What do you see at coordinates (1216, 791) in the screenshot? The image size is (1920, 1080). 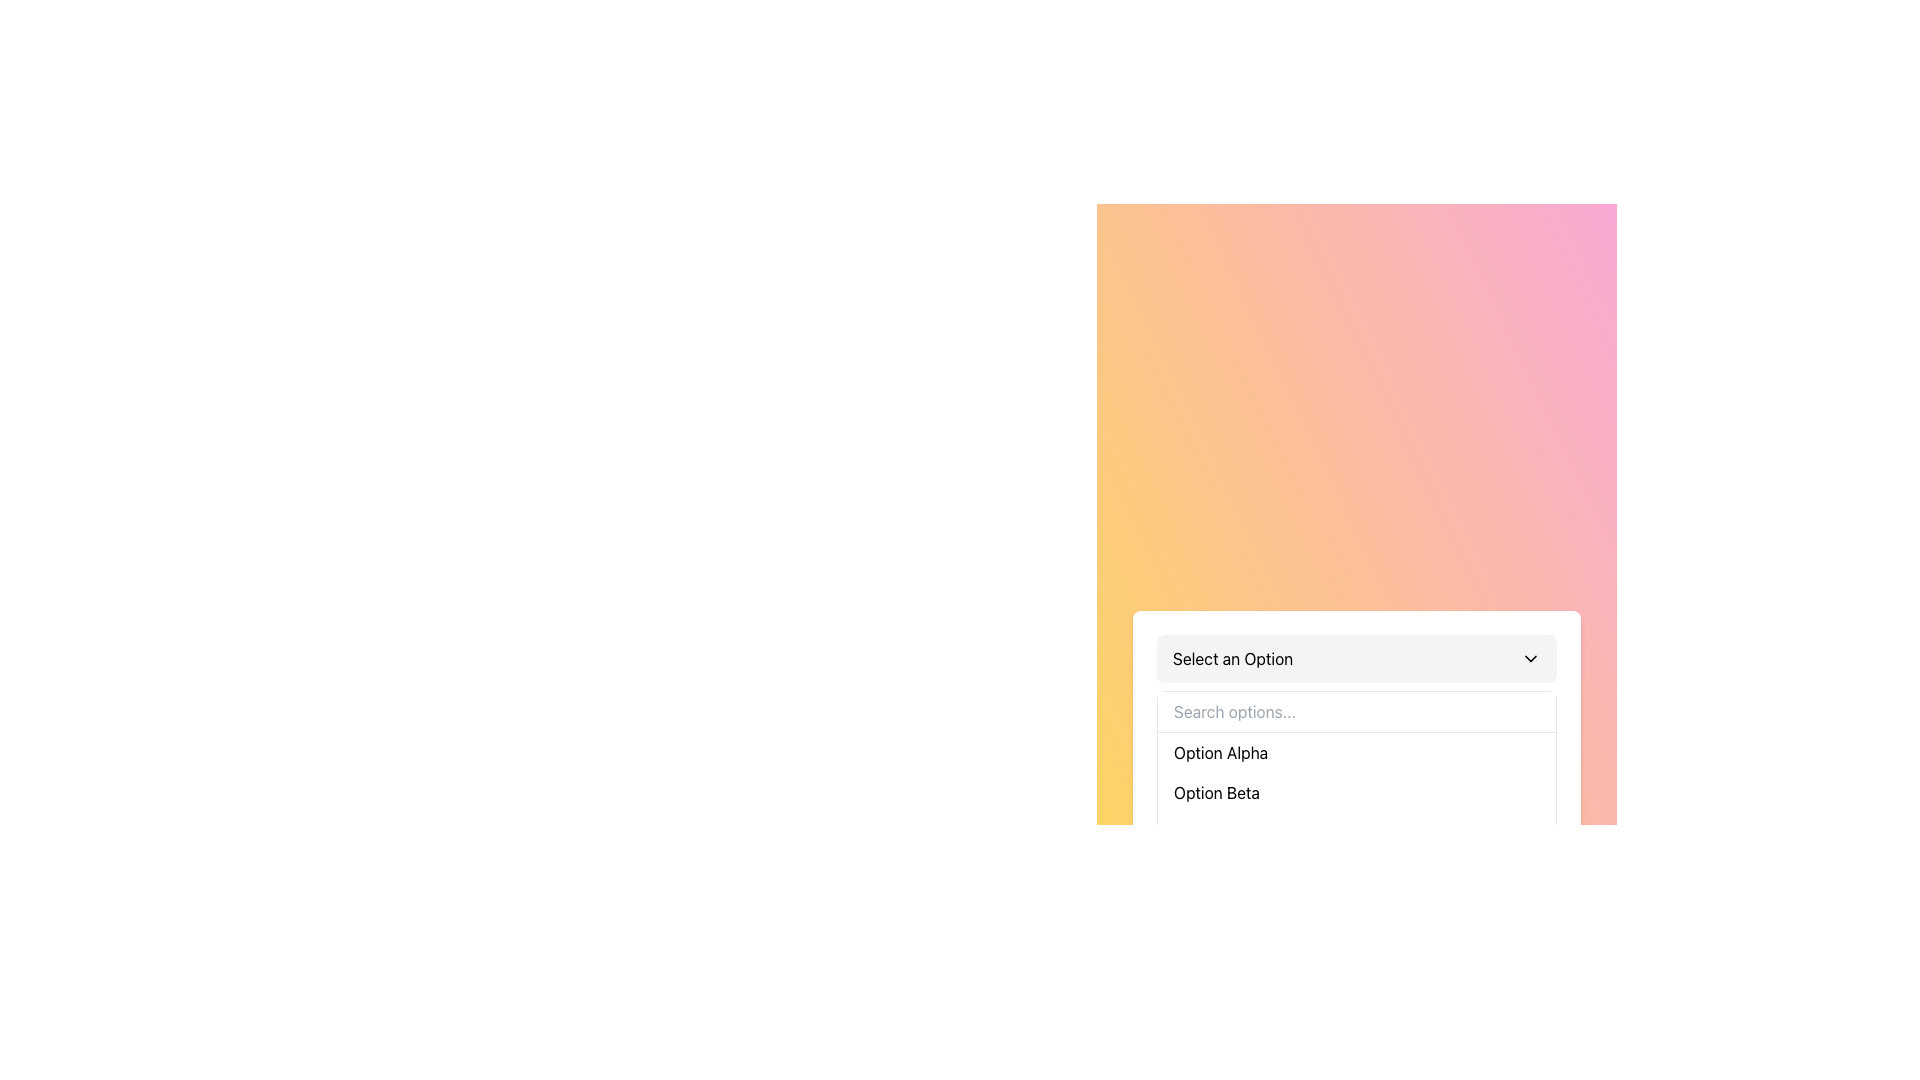 I see `the text label 'Option Beta' located` at bounding box center [1216, 791].